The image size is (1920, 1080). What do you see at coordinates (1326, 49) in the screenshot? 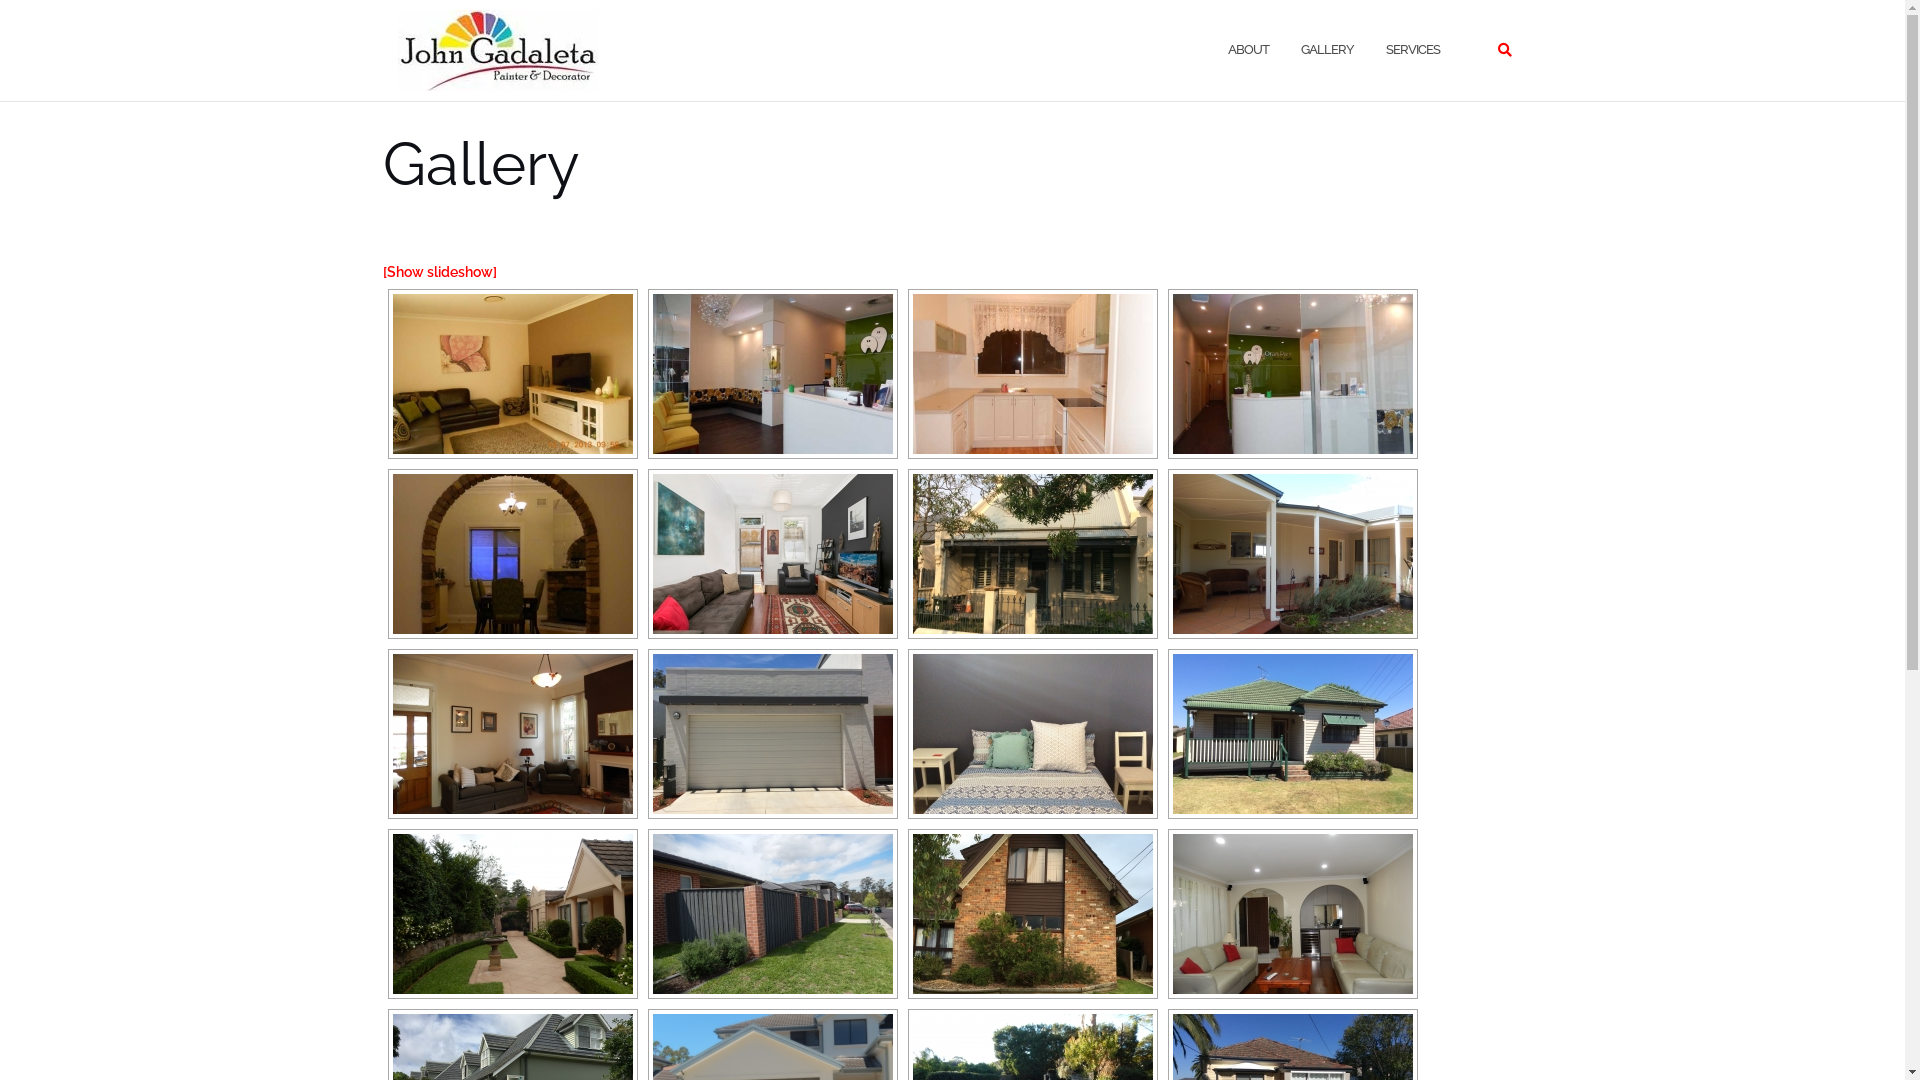
I see `'GALLERY'` at bounding box center [1326, 49].